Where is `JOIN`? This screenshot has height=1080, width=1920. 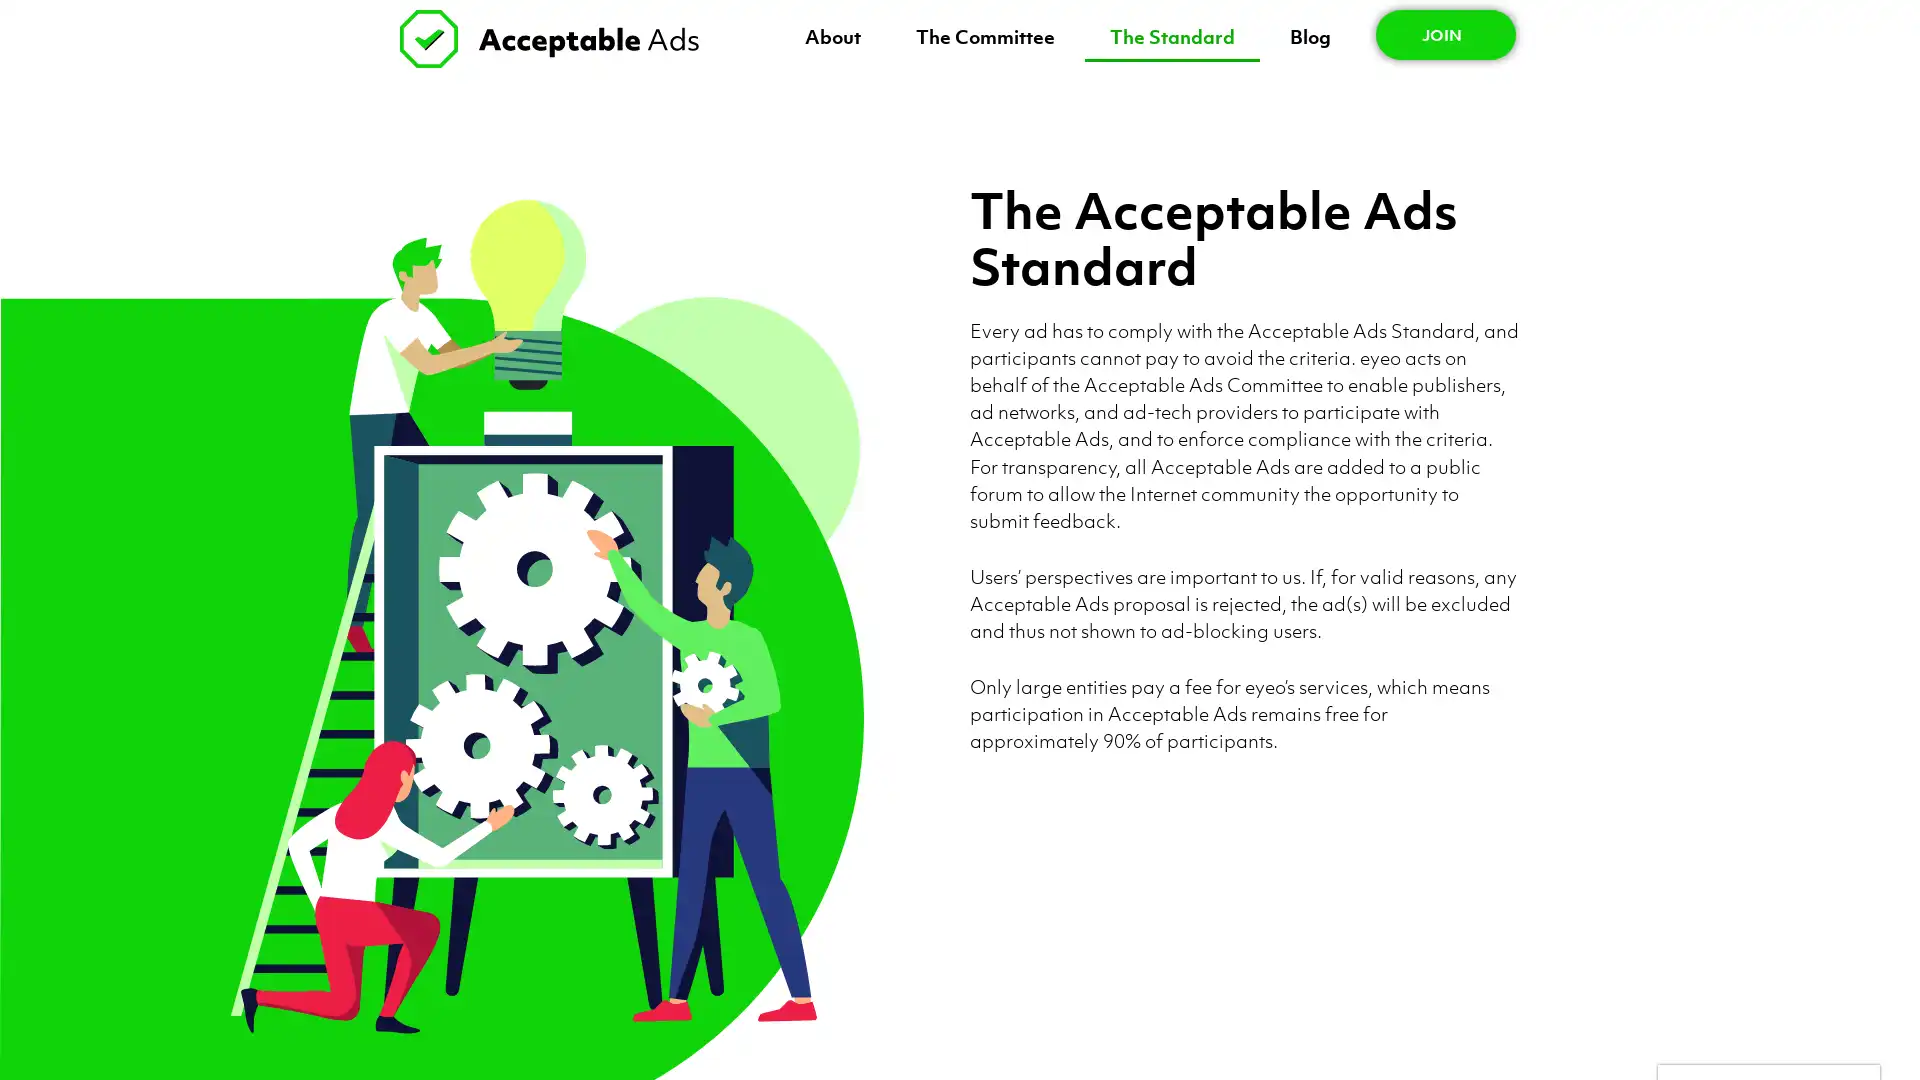 JOIN is located at coordinates (1444, 34).